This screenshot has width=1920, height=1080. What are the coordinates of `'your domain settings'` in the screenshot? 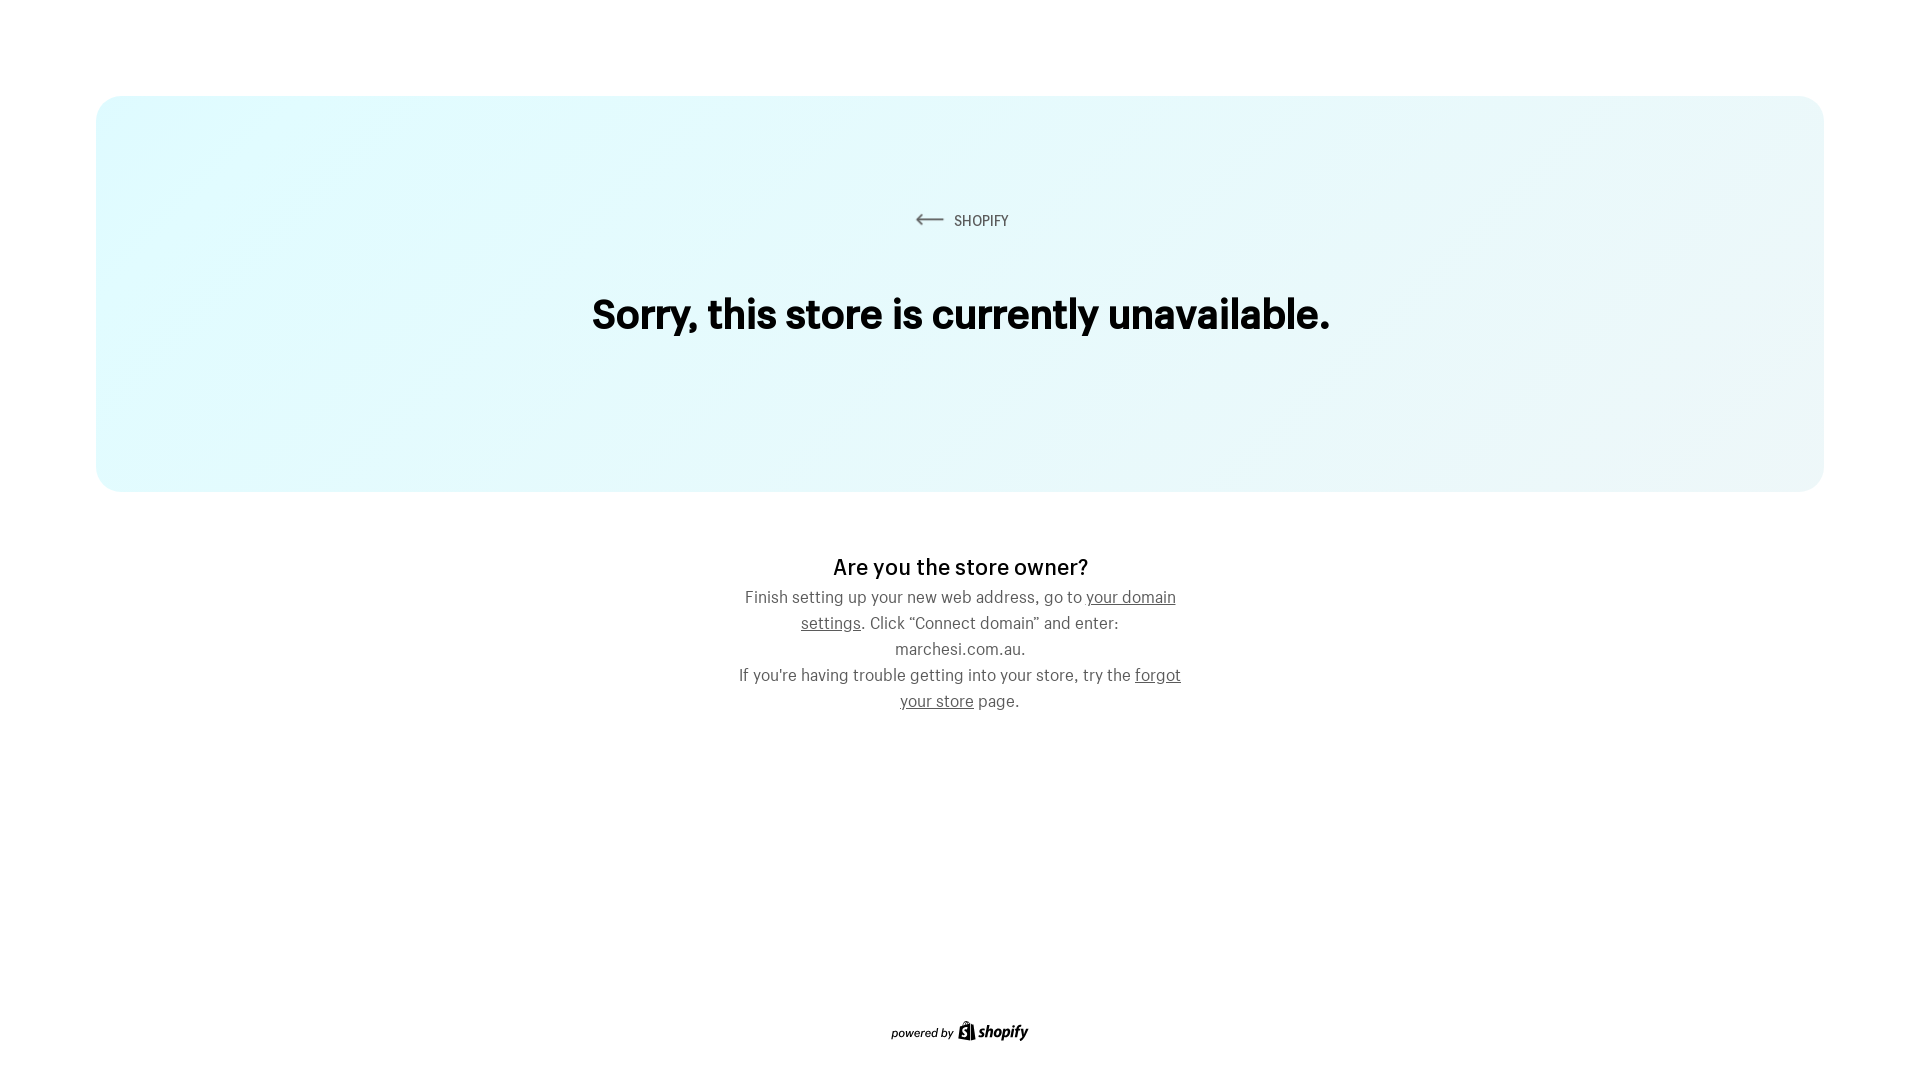 It's located at (988, 605).